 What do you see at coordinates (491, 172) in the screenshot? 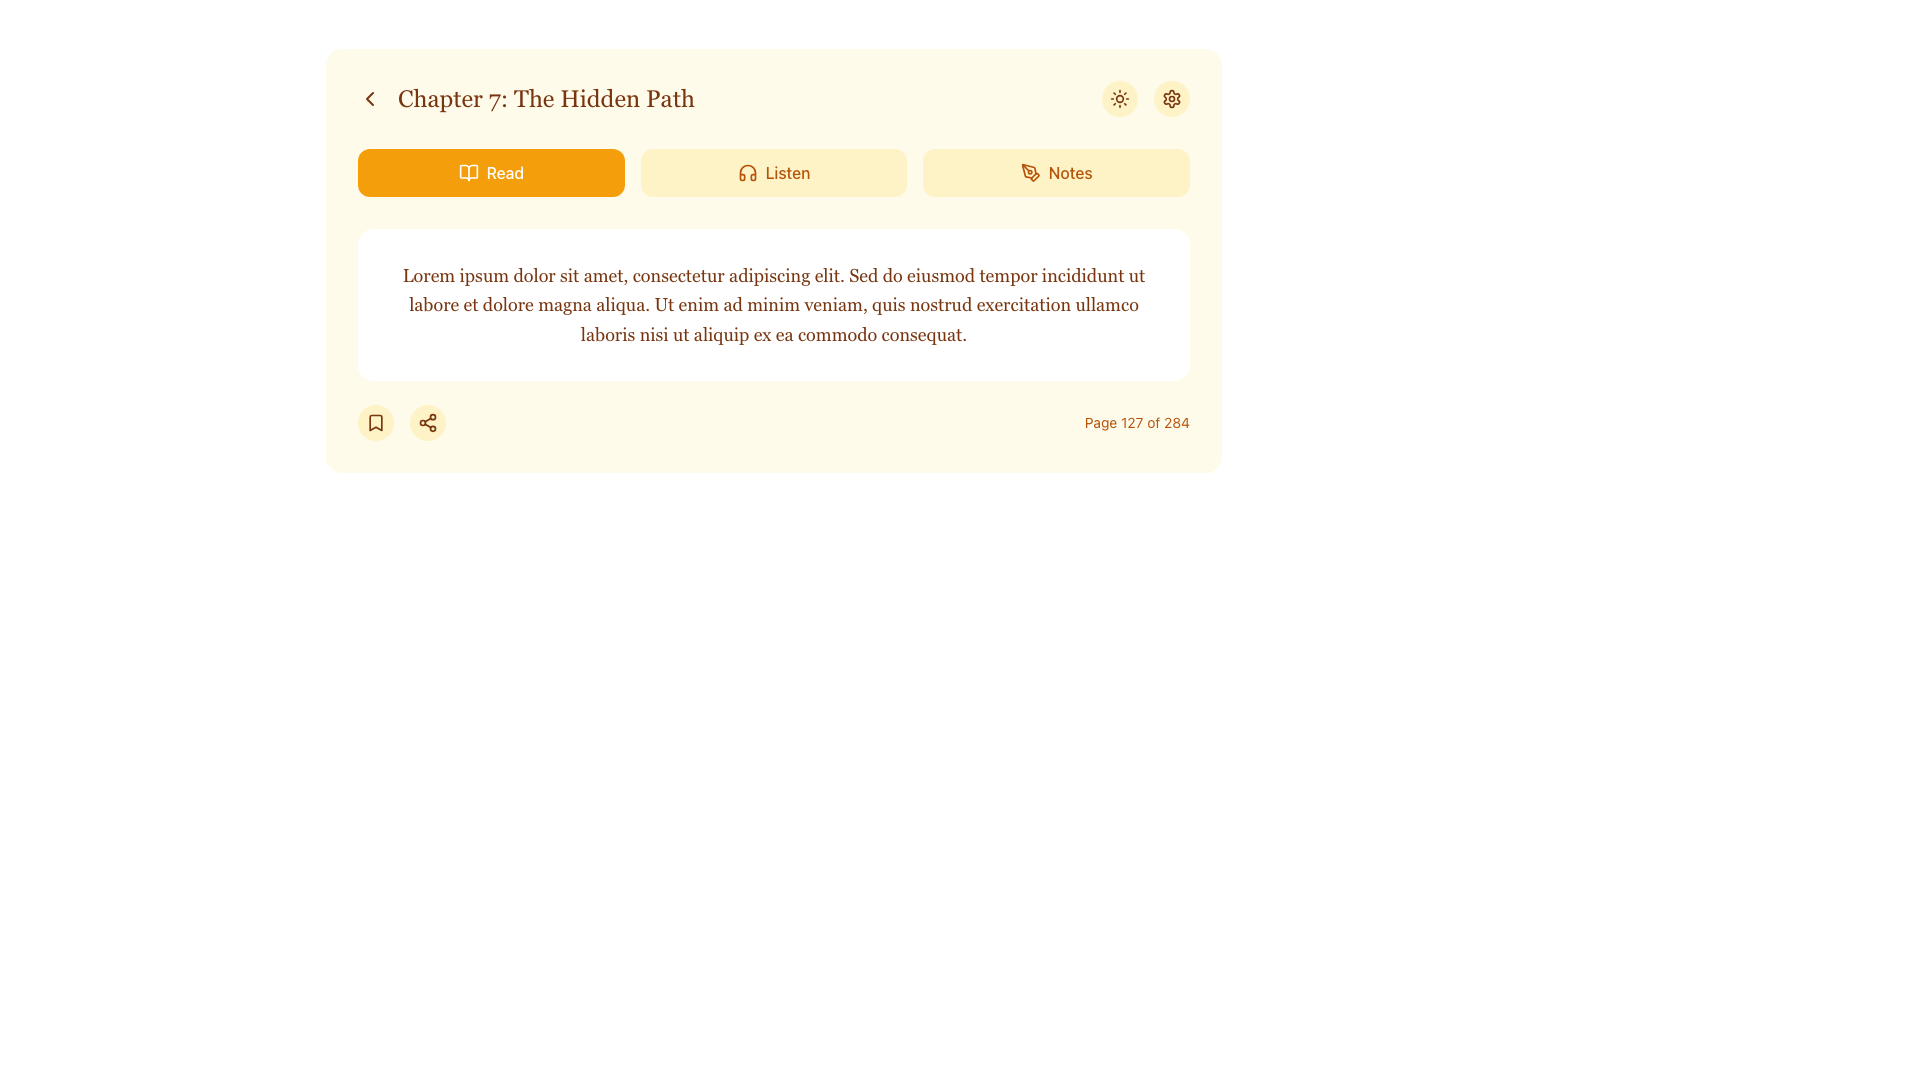
I see `the 'Read' button located at the top left of the interface` at bounding box center [491, 172].